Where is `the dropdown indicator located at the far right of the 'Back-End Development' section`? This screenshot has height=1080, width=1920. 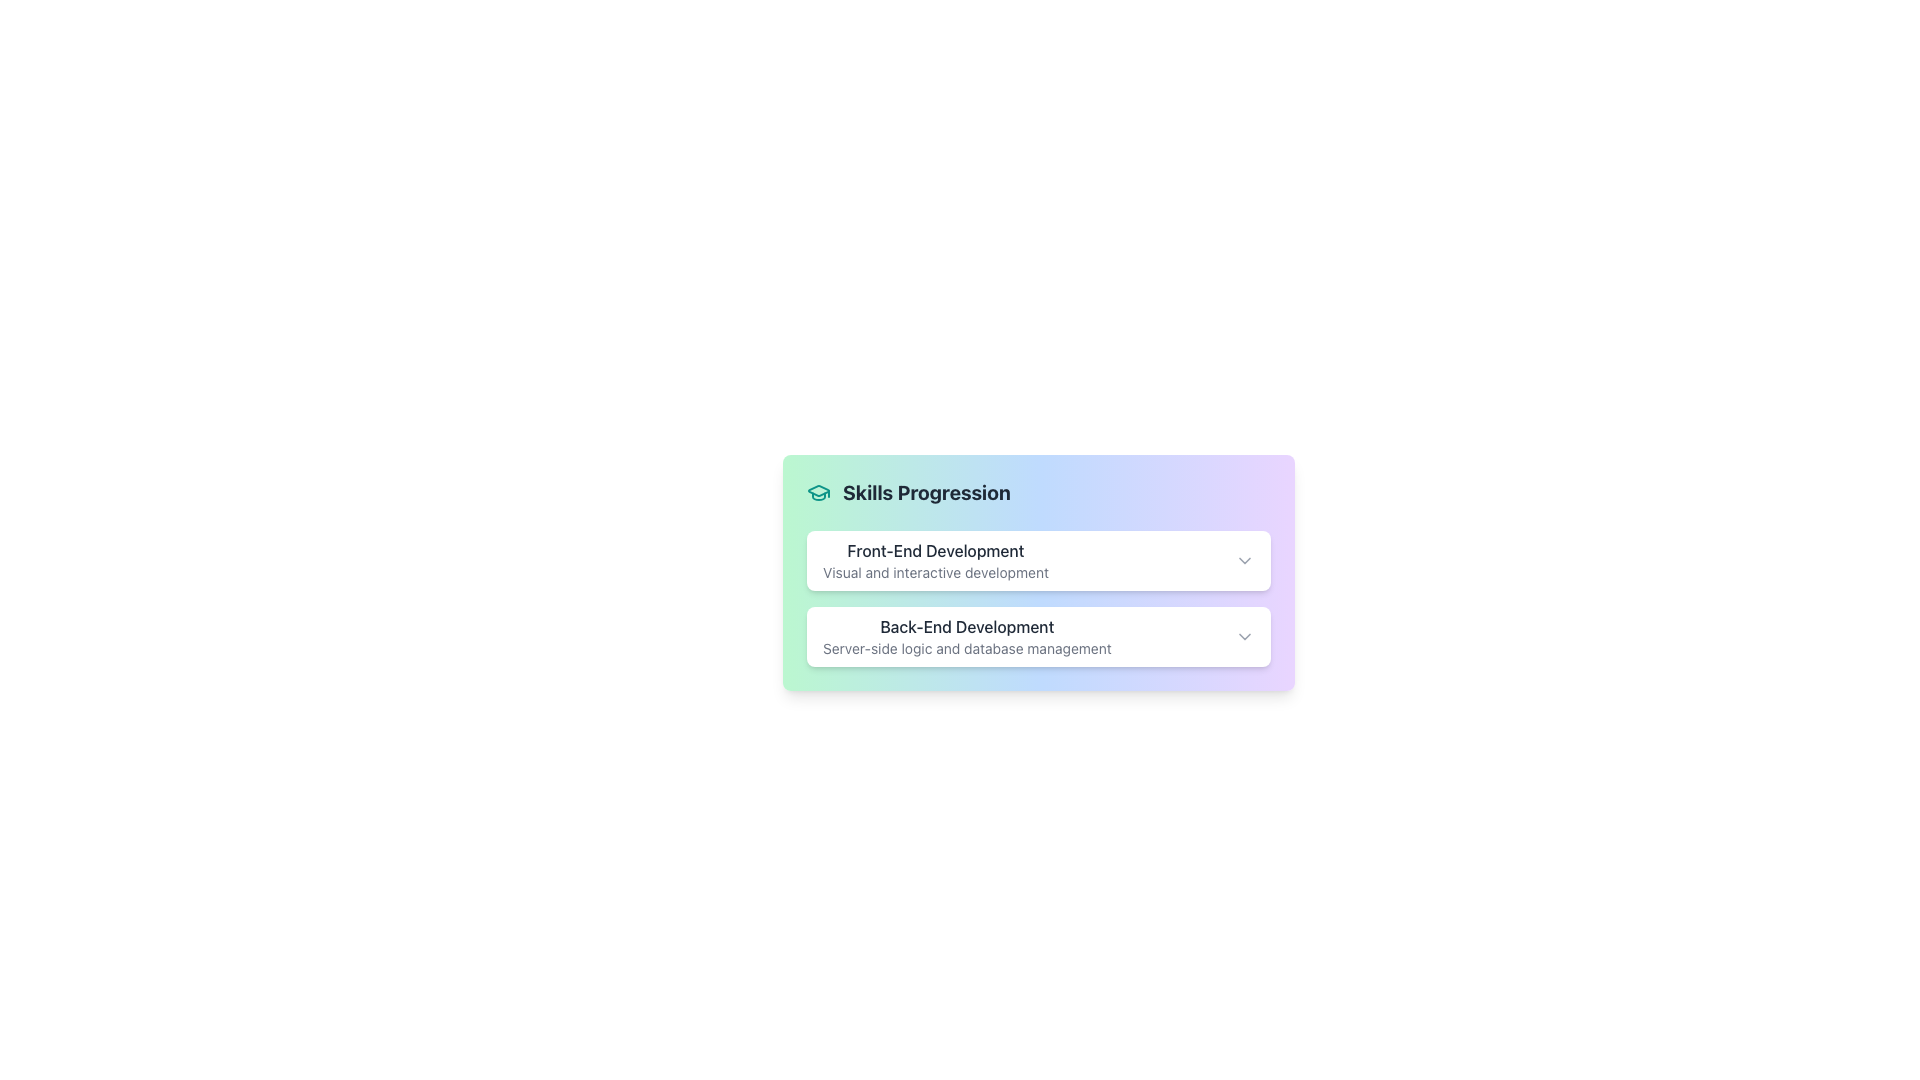 the dropdown indicator located at the far right of the 'Back-End Development' section is located at coordinates (1243, 636).